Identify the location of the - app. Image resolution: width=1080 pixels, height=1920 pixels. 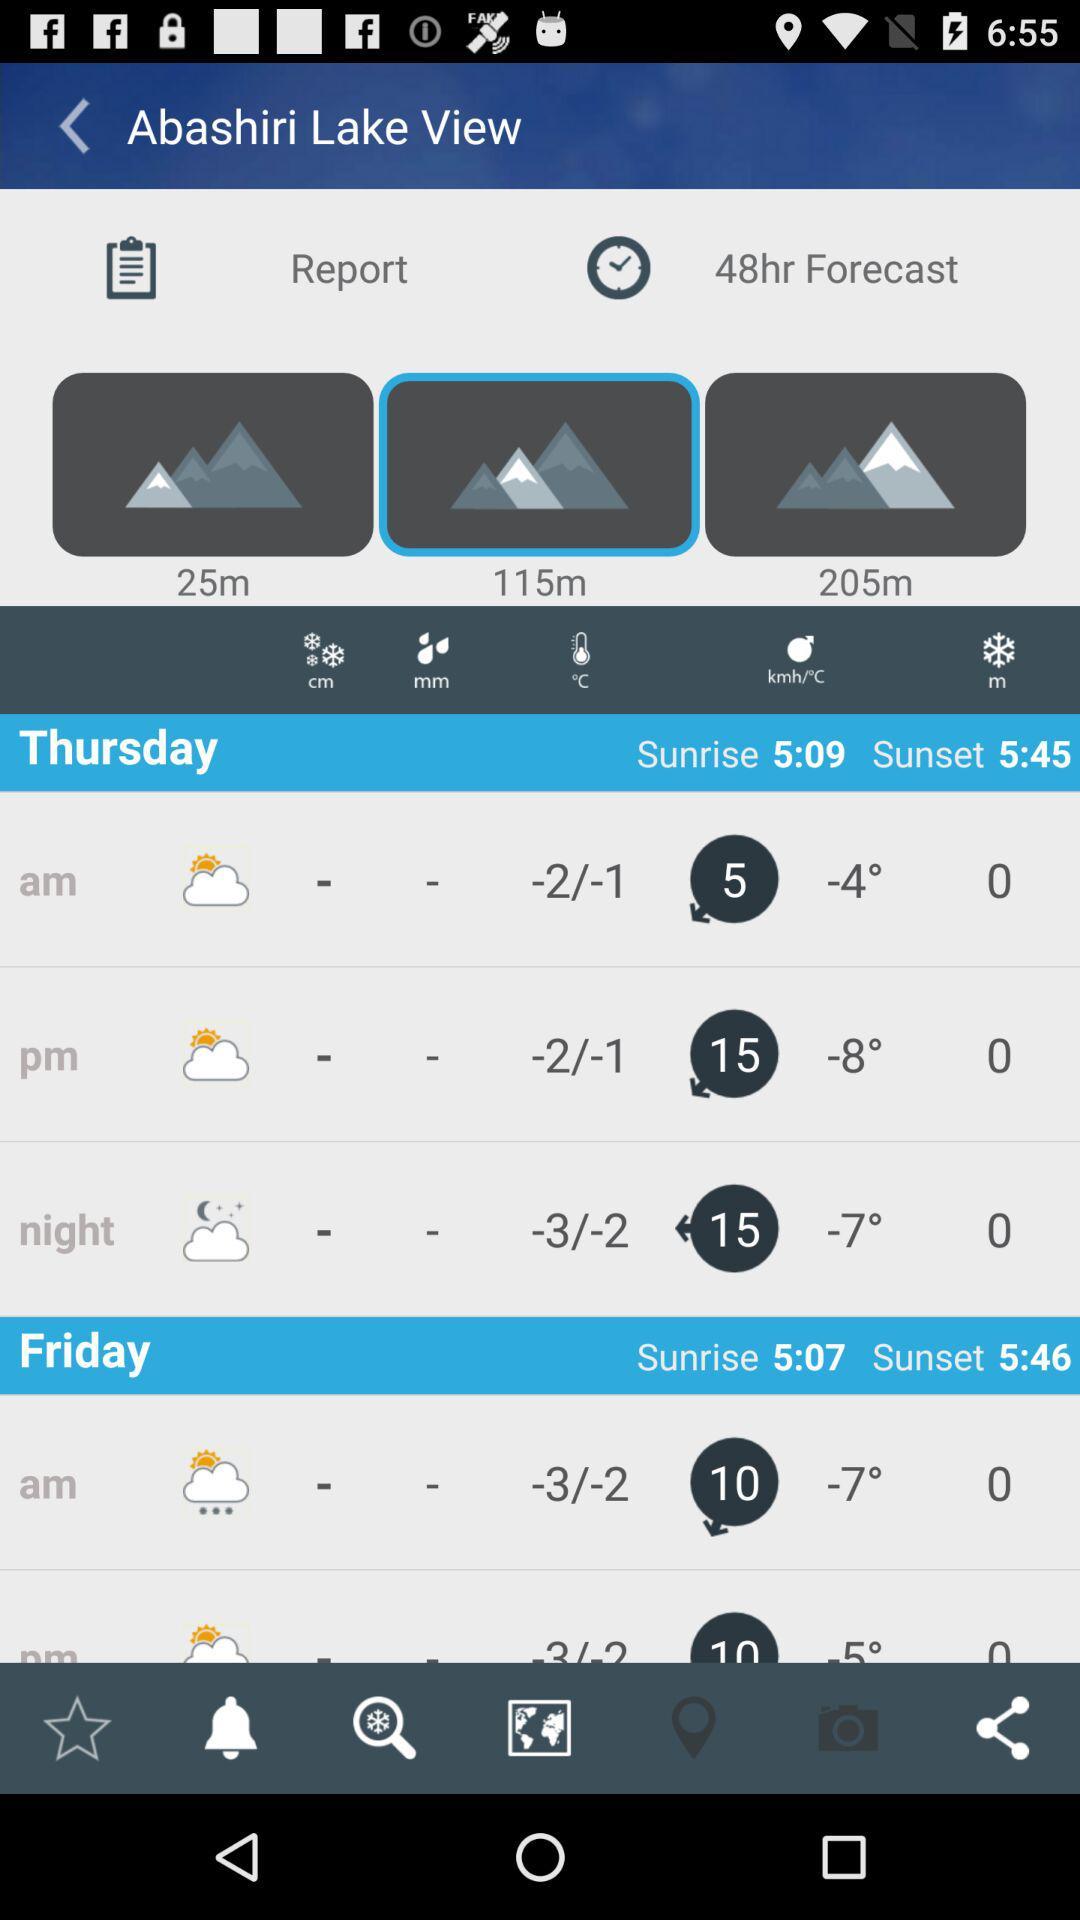
(323, 1616).